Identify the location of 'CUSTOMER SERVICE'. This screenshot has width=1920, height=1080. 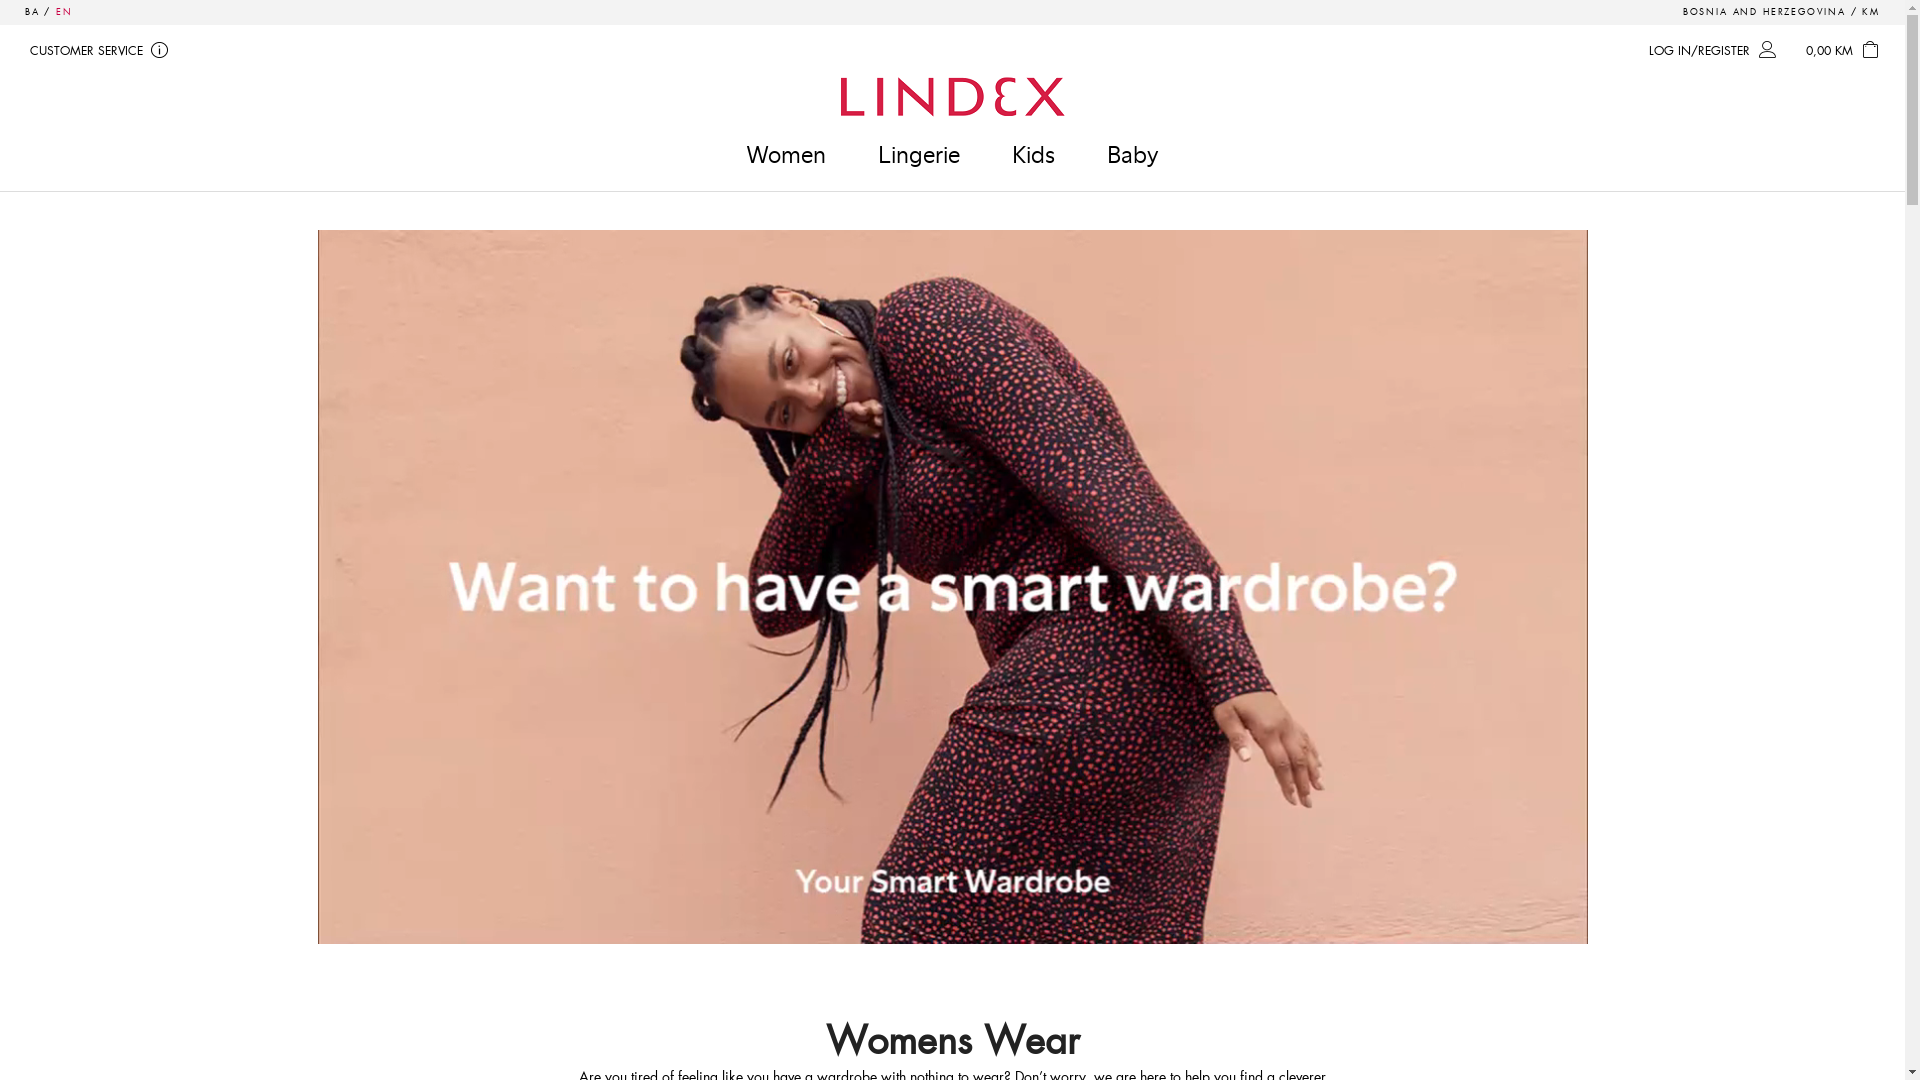
(19, 50).